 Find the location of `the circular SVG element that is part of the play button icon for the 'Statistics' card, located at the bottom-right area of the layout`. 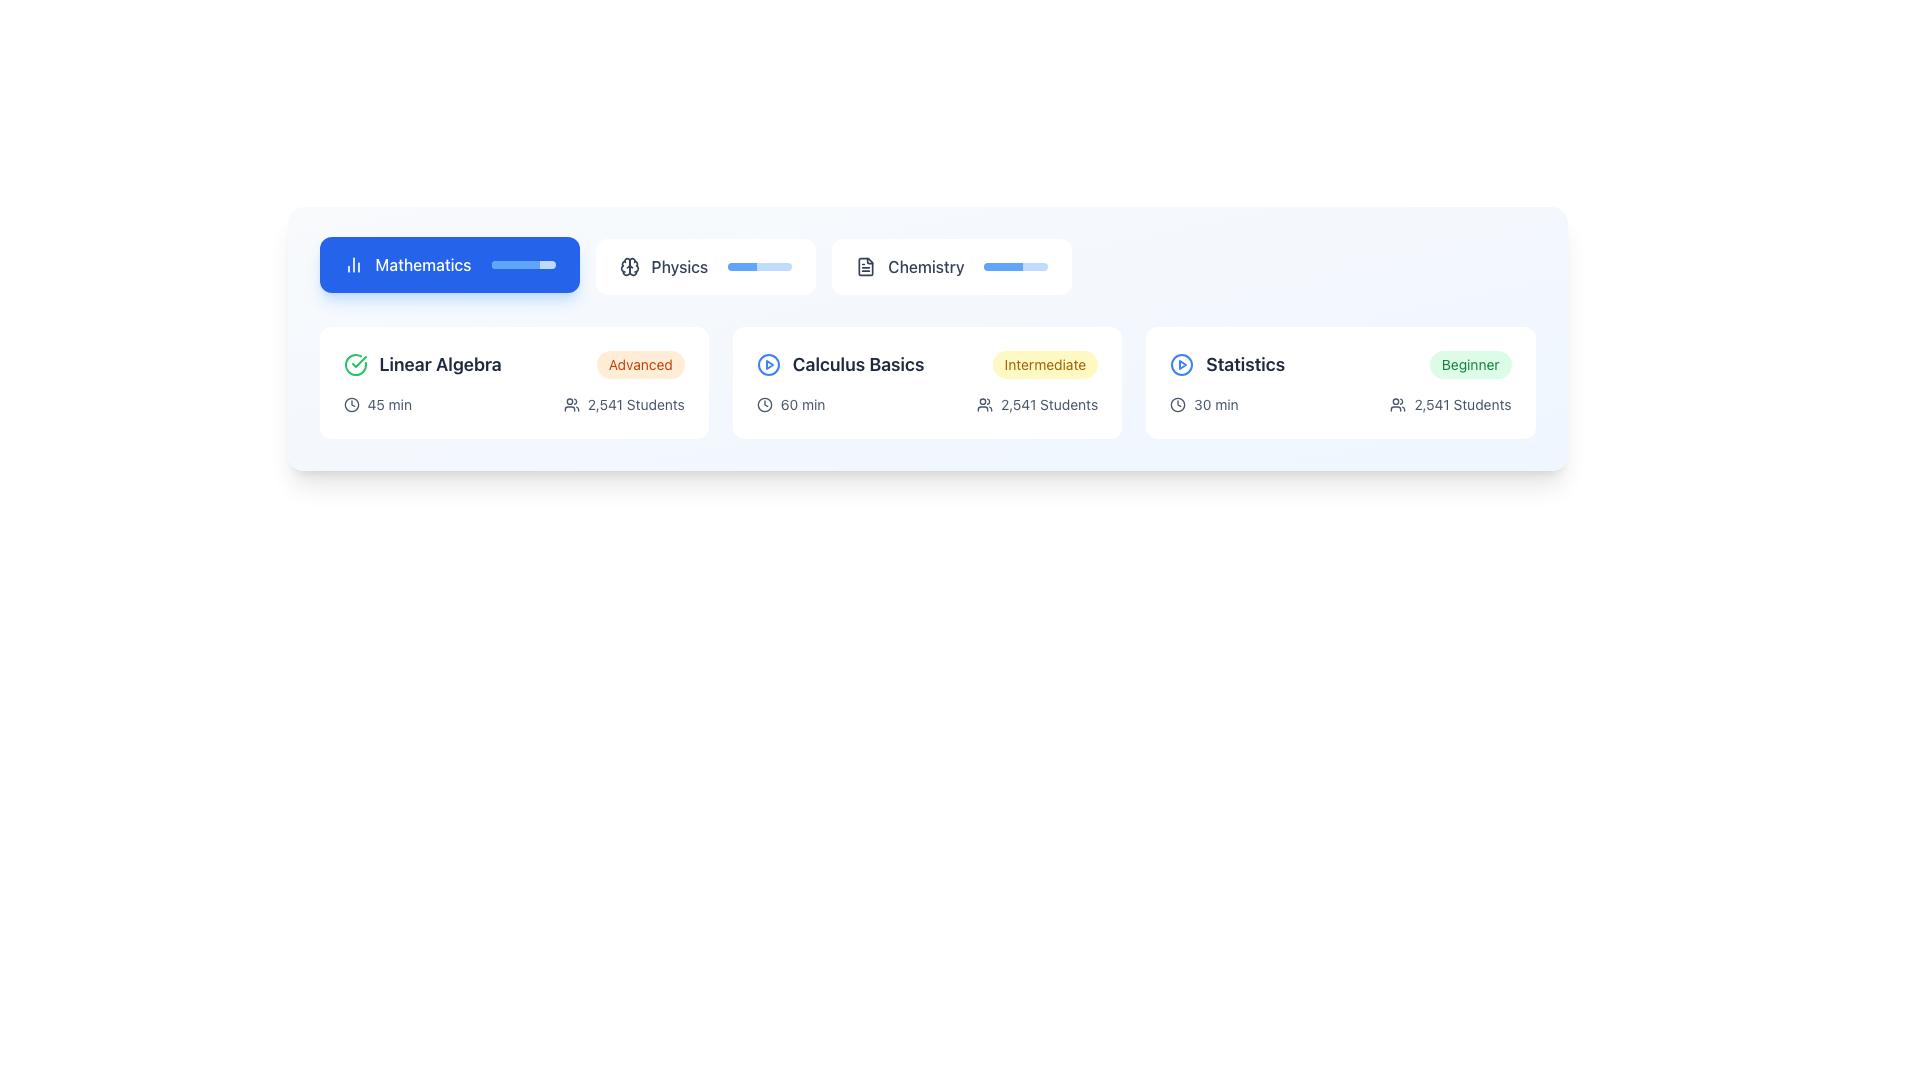

the circular SVG element that is part of the play button icon for the 'Statistics' card, located at the bottom-right area of the layout is located at coordinates (1182, 365).